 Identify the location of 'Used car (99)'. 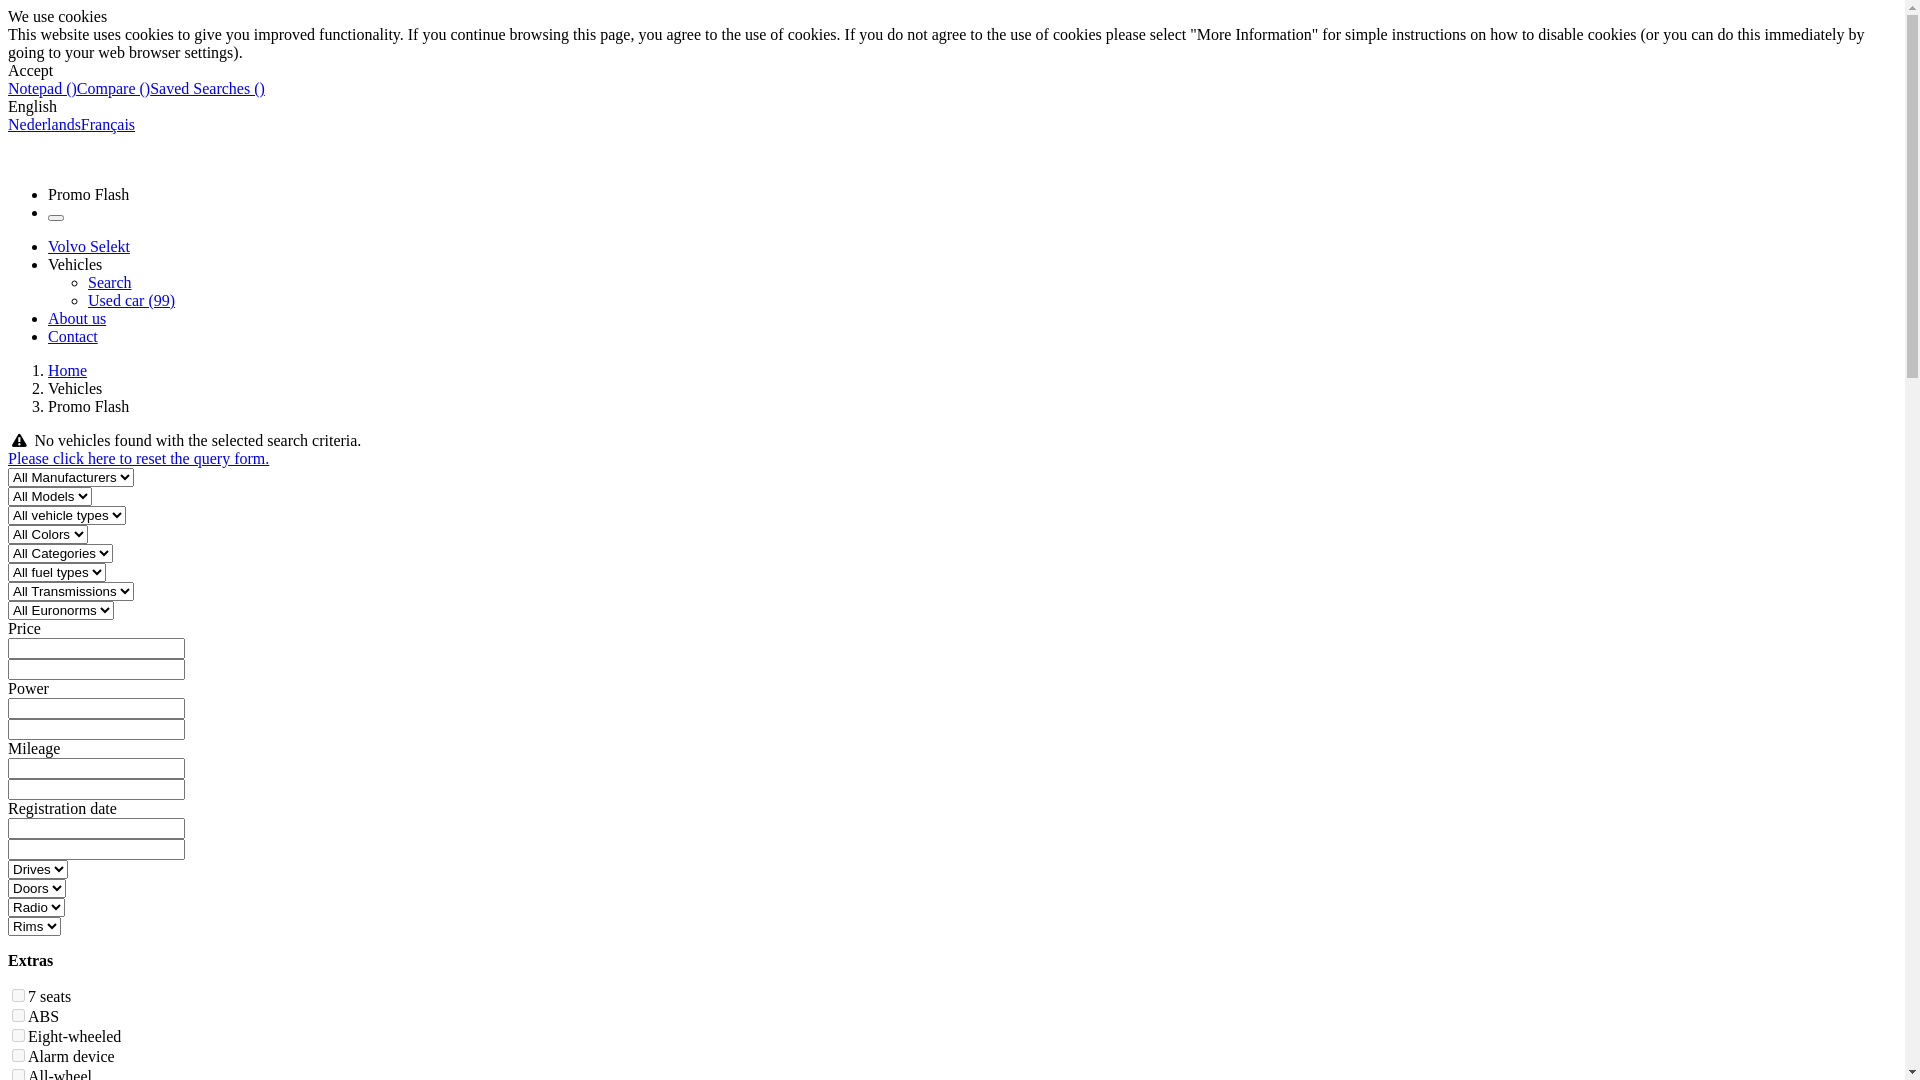
(130, 300).